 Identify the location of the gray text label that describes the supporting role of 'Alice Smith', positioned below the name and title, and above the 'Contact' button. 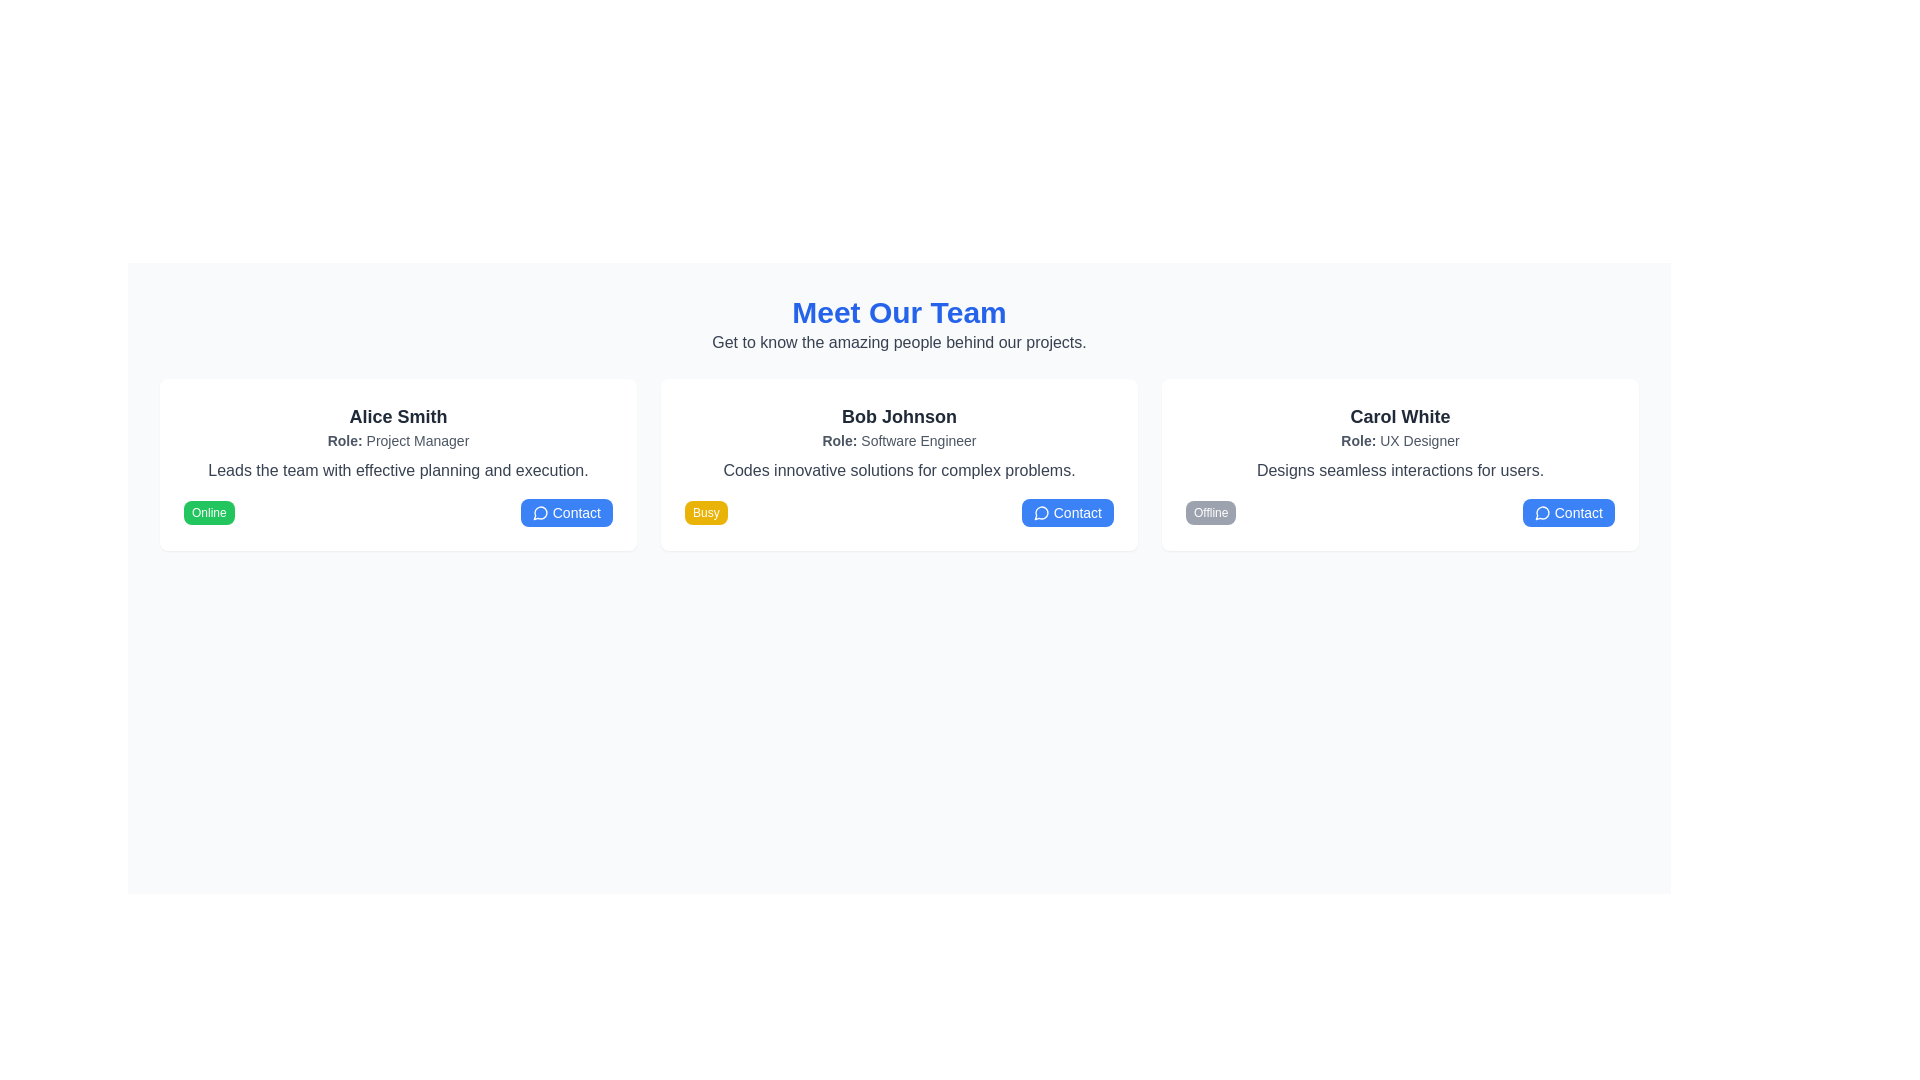
(398, 470).